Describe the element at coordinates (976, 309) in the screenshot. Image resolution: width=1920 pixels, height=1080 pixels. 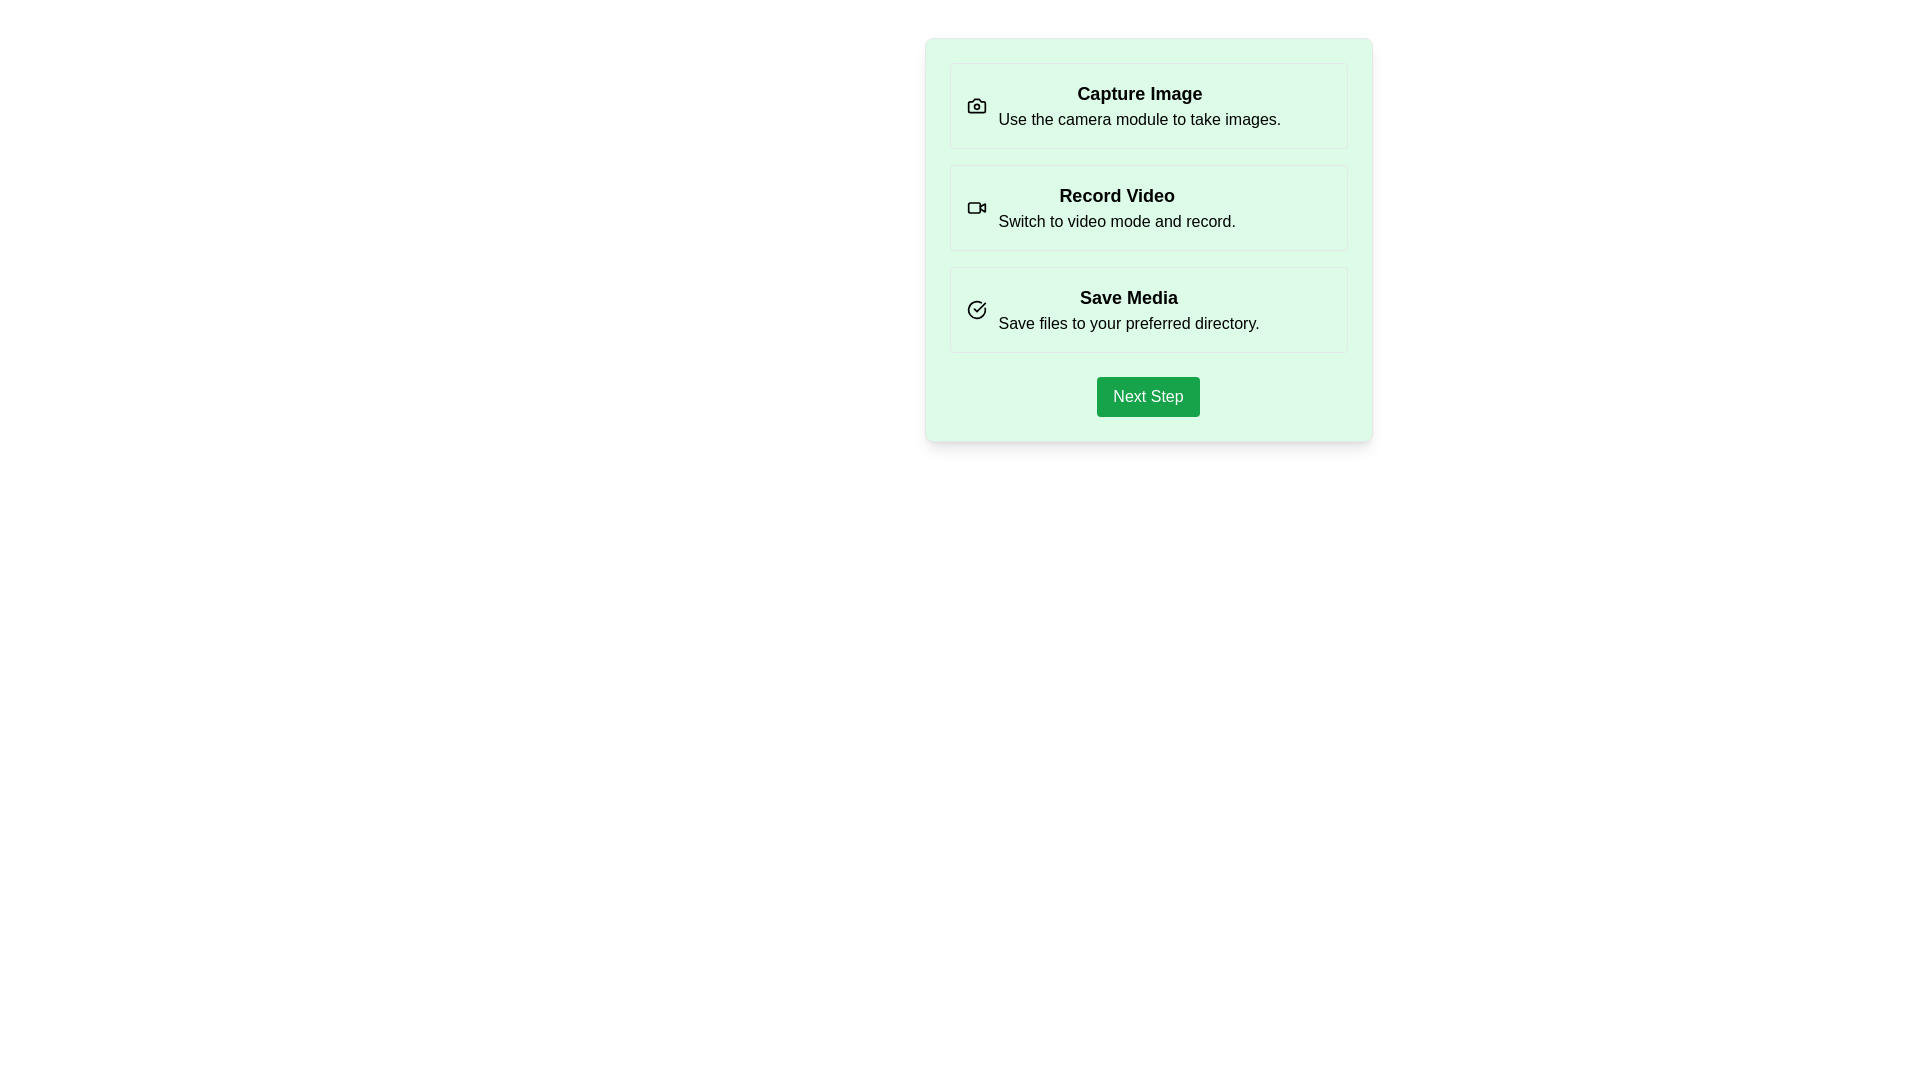
I see `the circular checkmark icon that is part of the 'Save Media' option in the third row of the light green card` at that location.